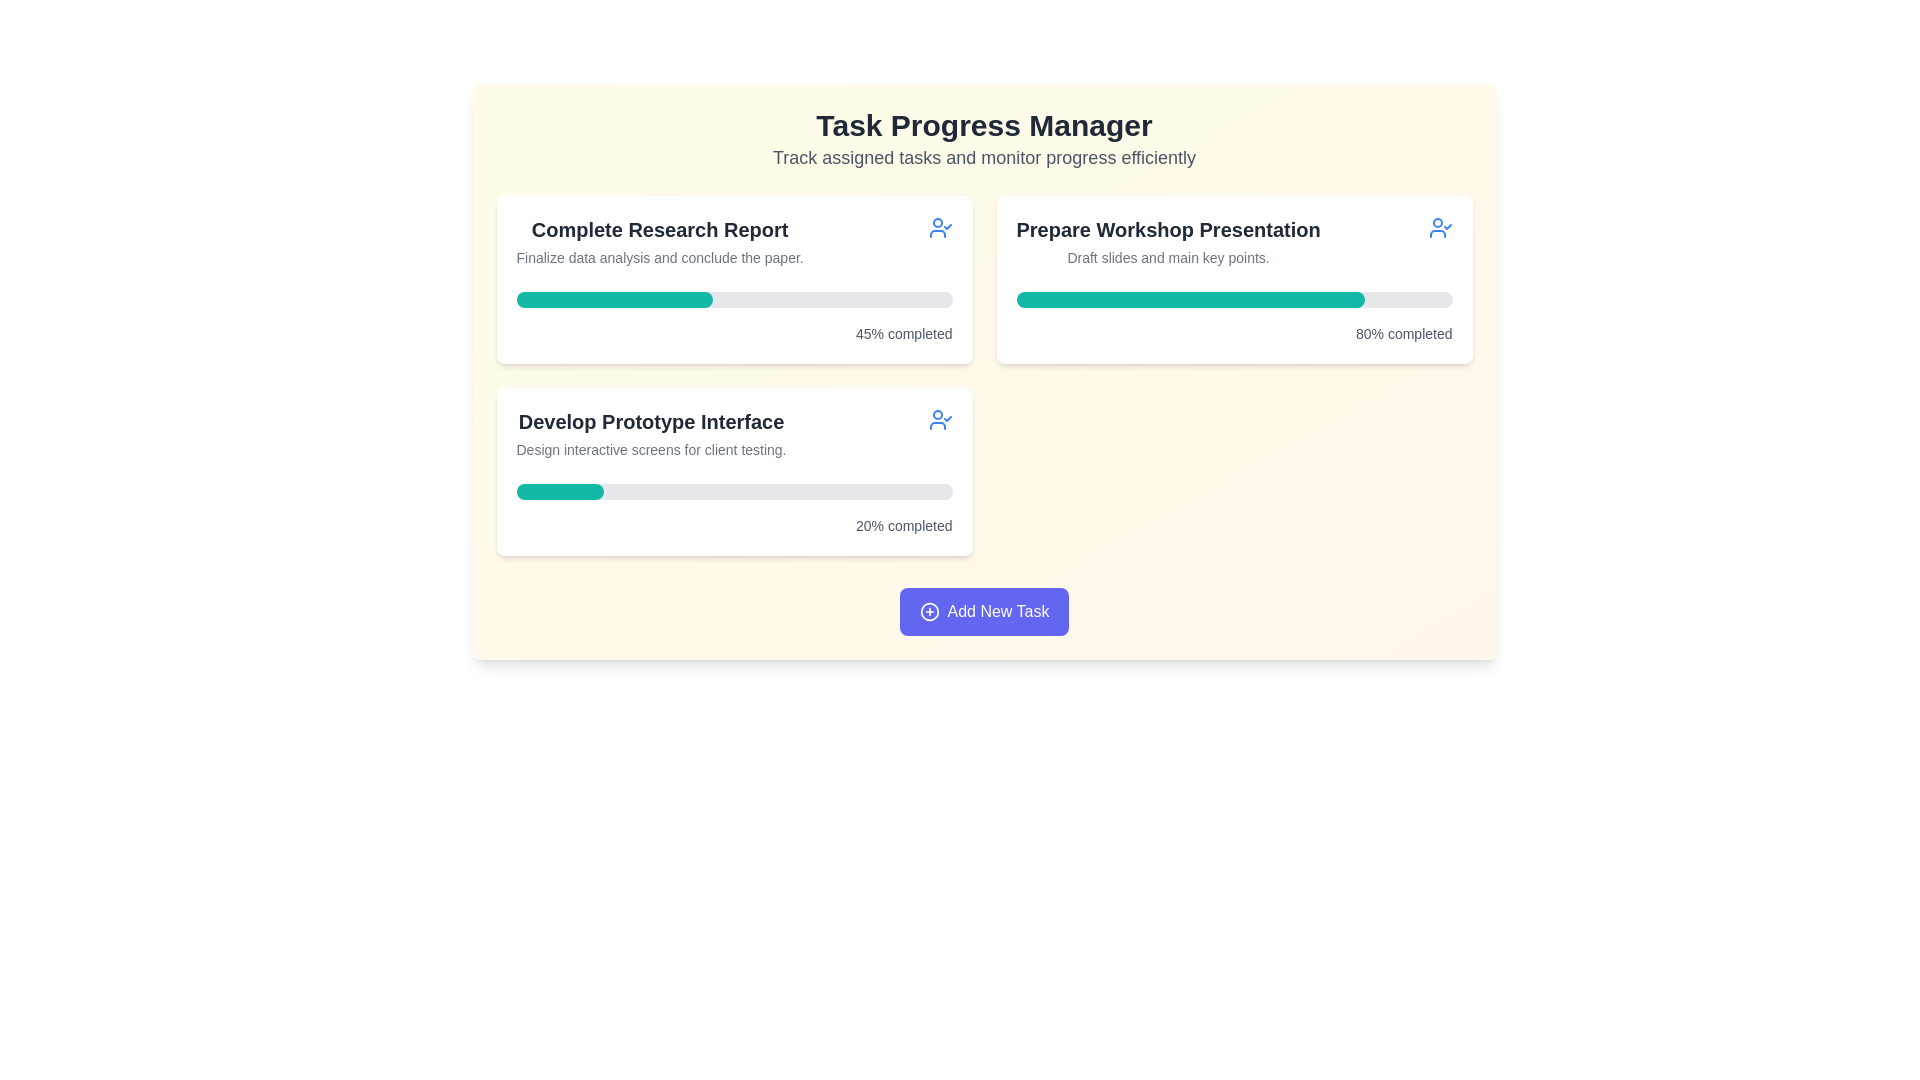  Describe the element at coordinates (984, 157) in the screenshot. I see `descriptive subtitle text label positioned below the title 'Task Progress Manager', which serves to explain the purpose of the task manager` at that location.